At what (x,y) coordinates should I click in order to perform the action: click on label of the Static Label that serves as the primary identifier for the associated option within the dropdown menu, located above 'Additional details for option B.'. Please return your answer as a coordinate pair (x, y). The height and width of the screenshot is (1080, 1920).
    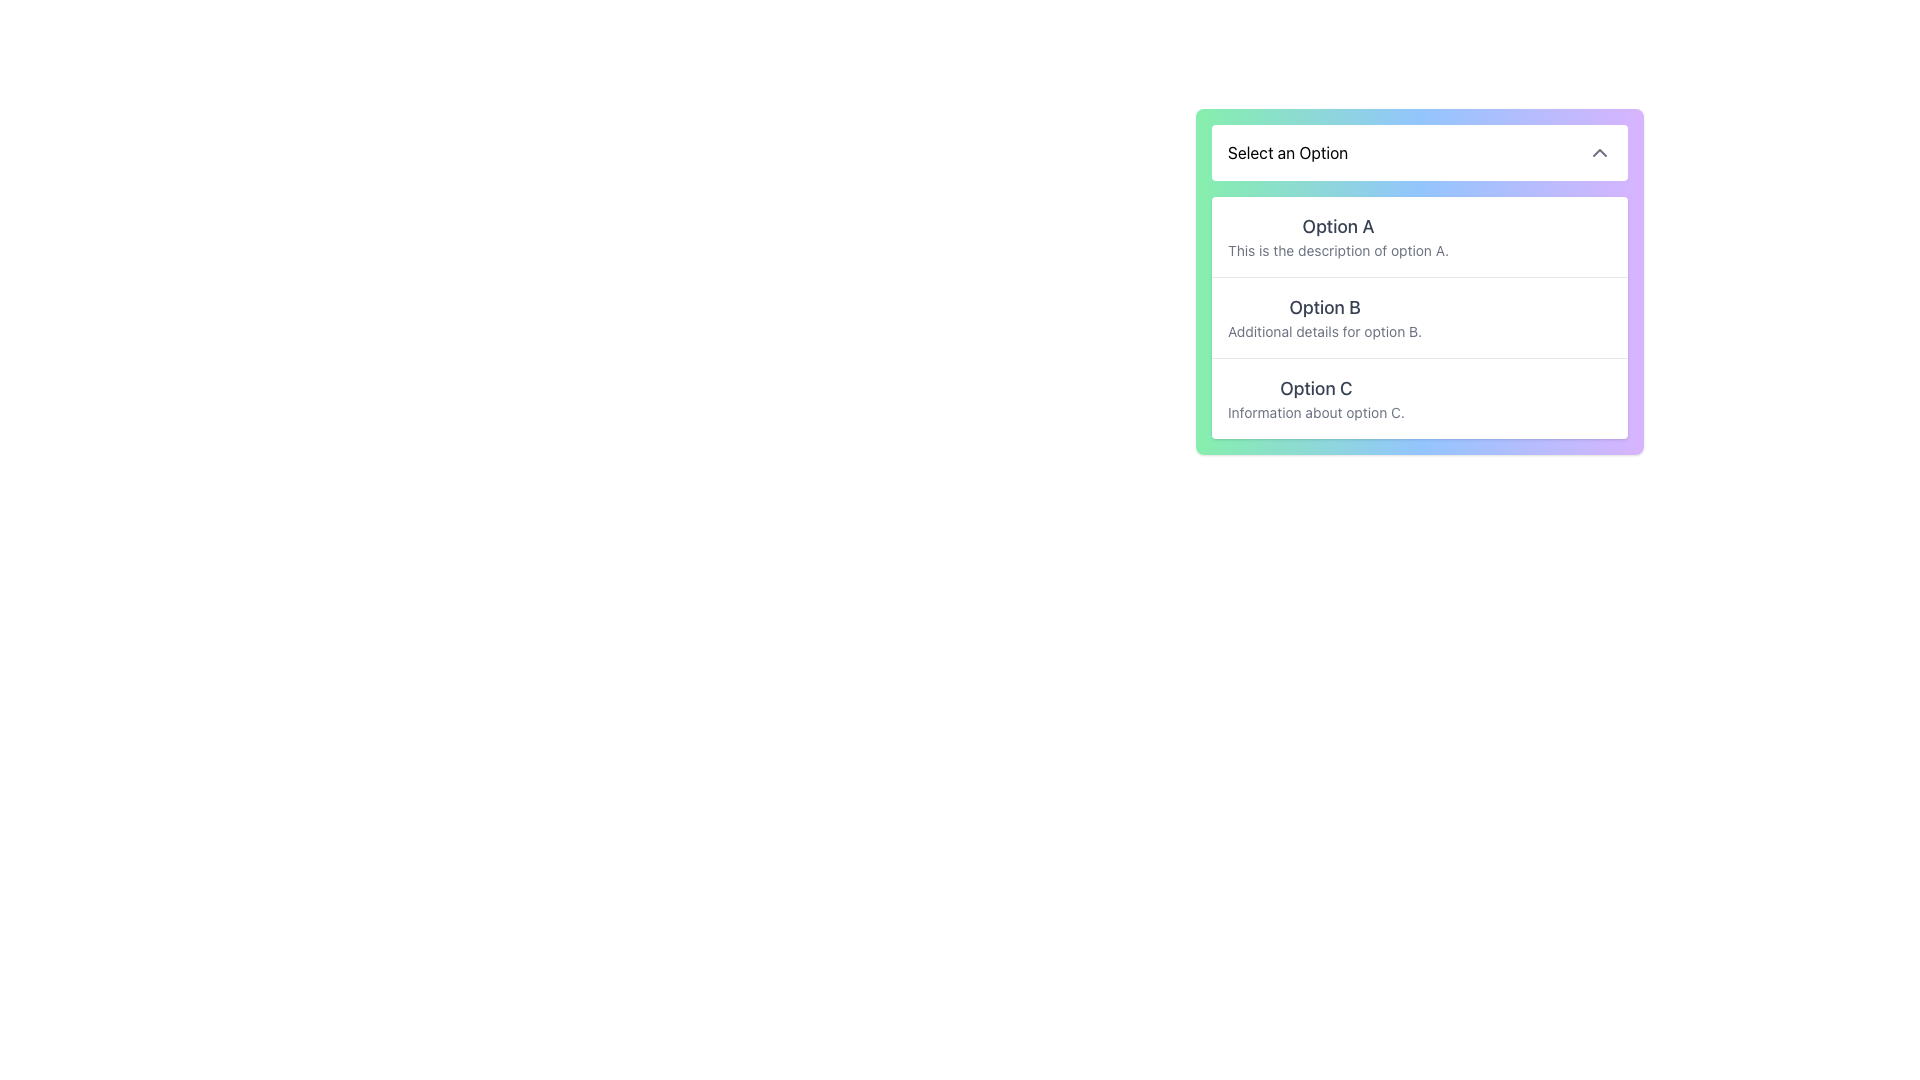
    Looking at the image, I should click on (1324, 308).